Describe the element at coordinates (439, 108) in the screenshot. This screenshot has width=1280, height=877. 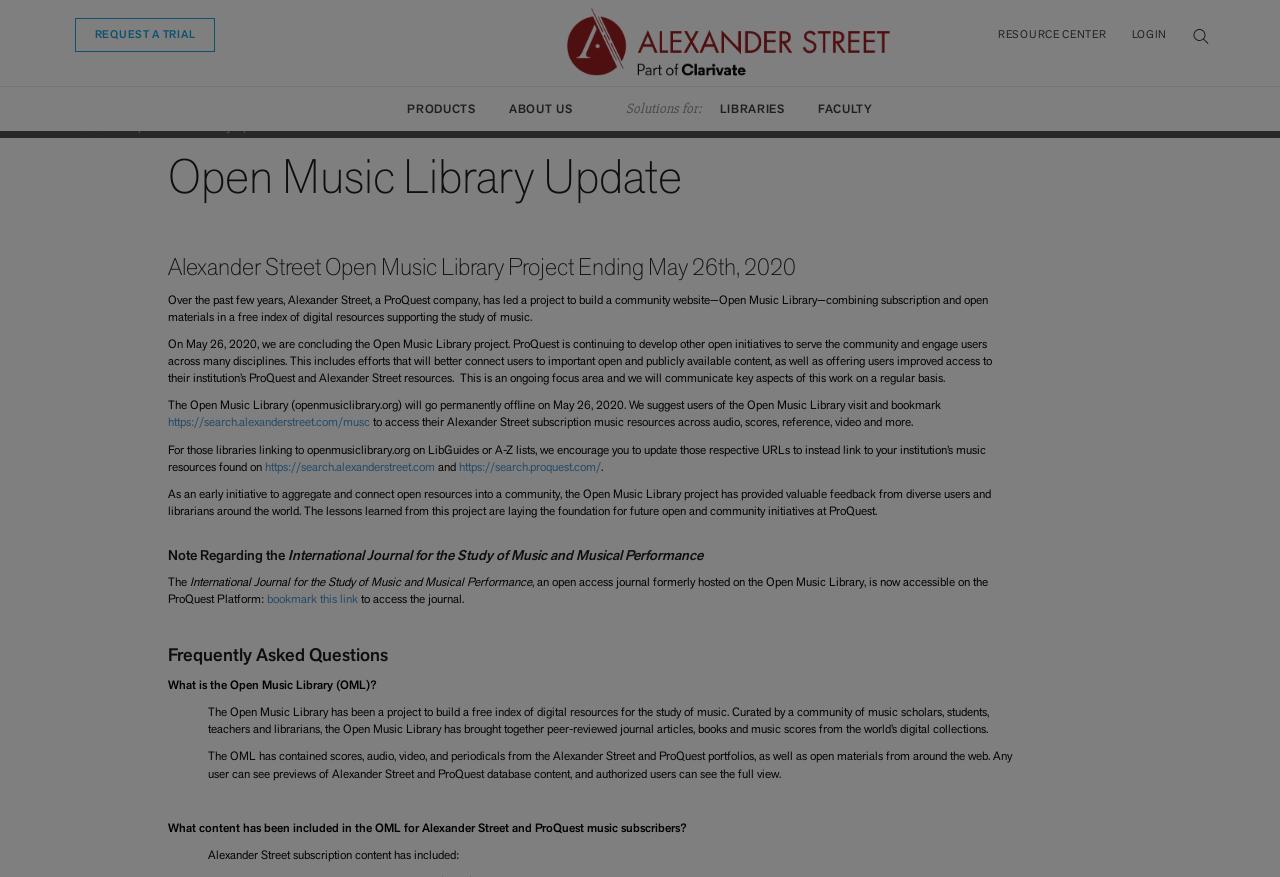
I see `'Products'` at that location.